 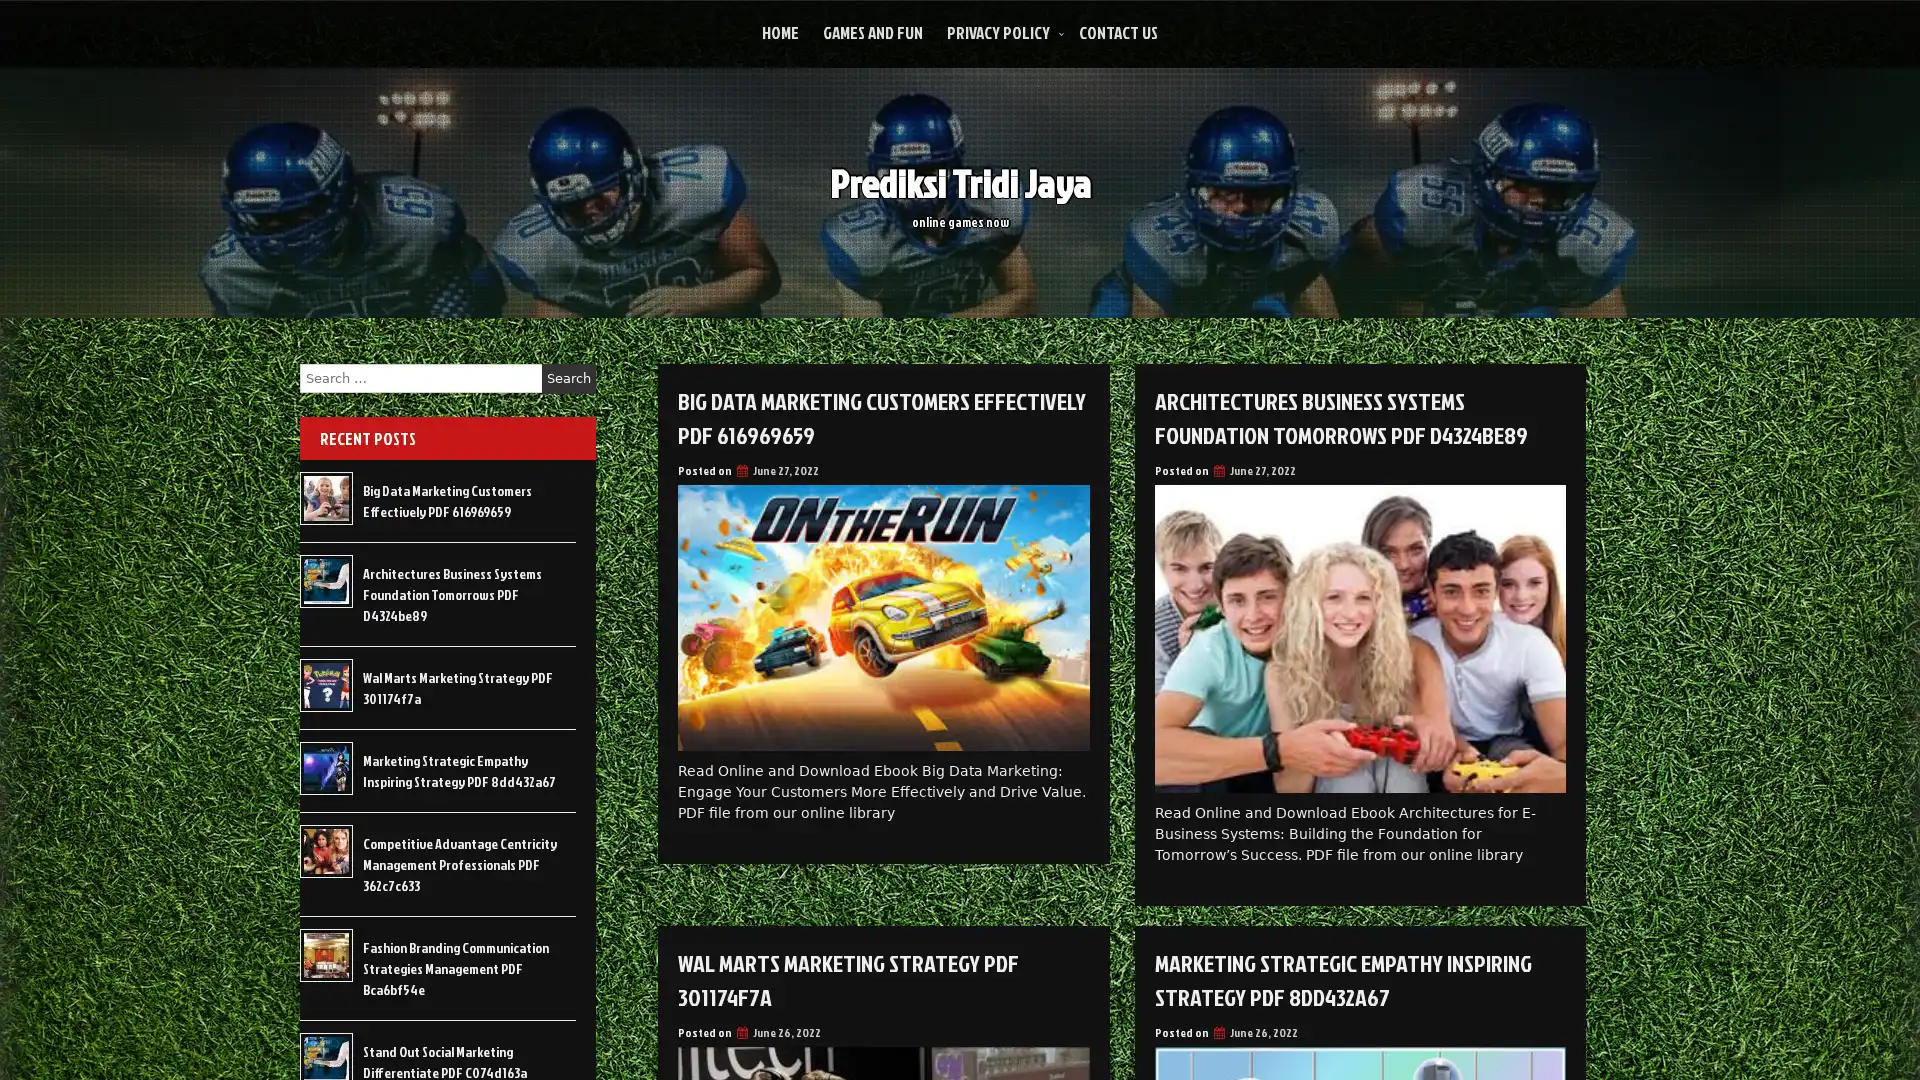 What do you see at coordinates (568, 378) in the screenshot?
I see `Search` at bounding box center [568, 378].